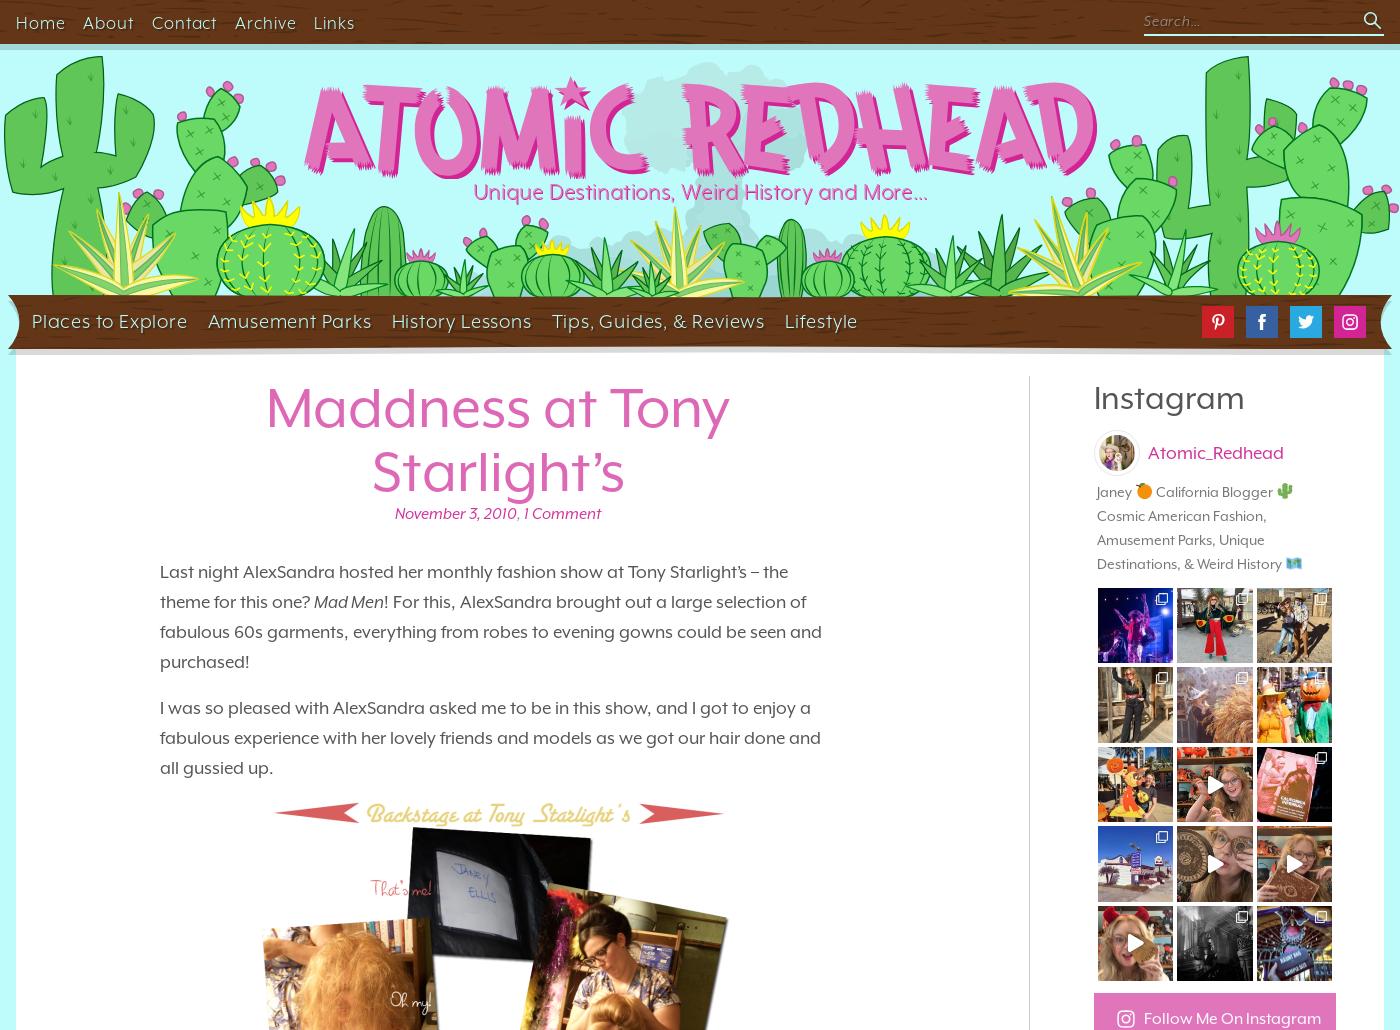  Describe the element at coordinates (1215, 451) in the screenshot. I see `'Atomic_Redhead'` at that location.